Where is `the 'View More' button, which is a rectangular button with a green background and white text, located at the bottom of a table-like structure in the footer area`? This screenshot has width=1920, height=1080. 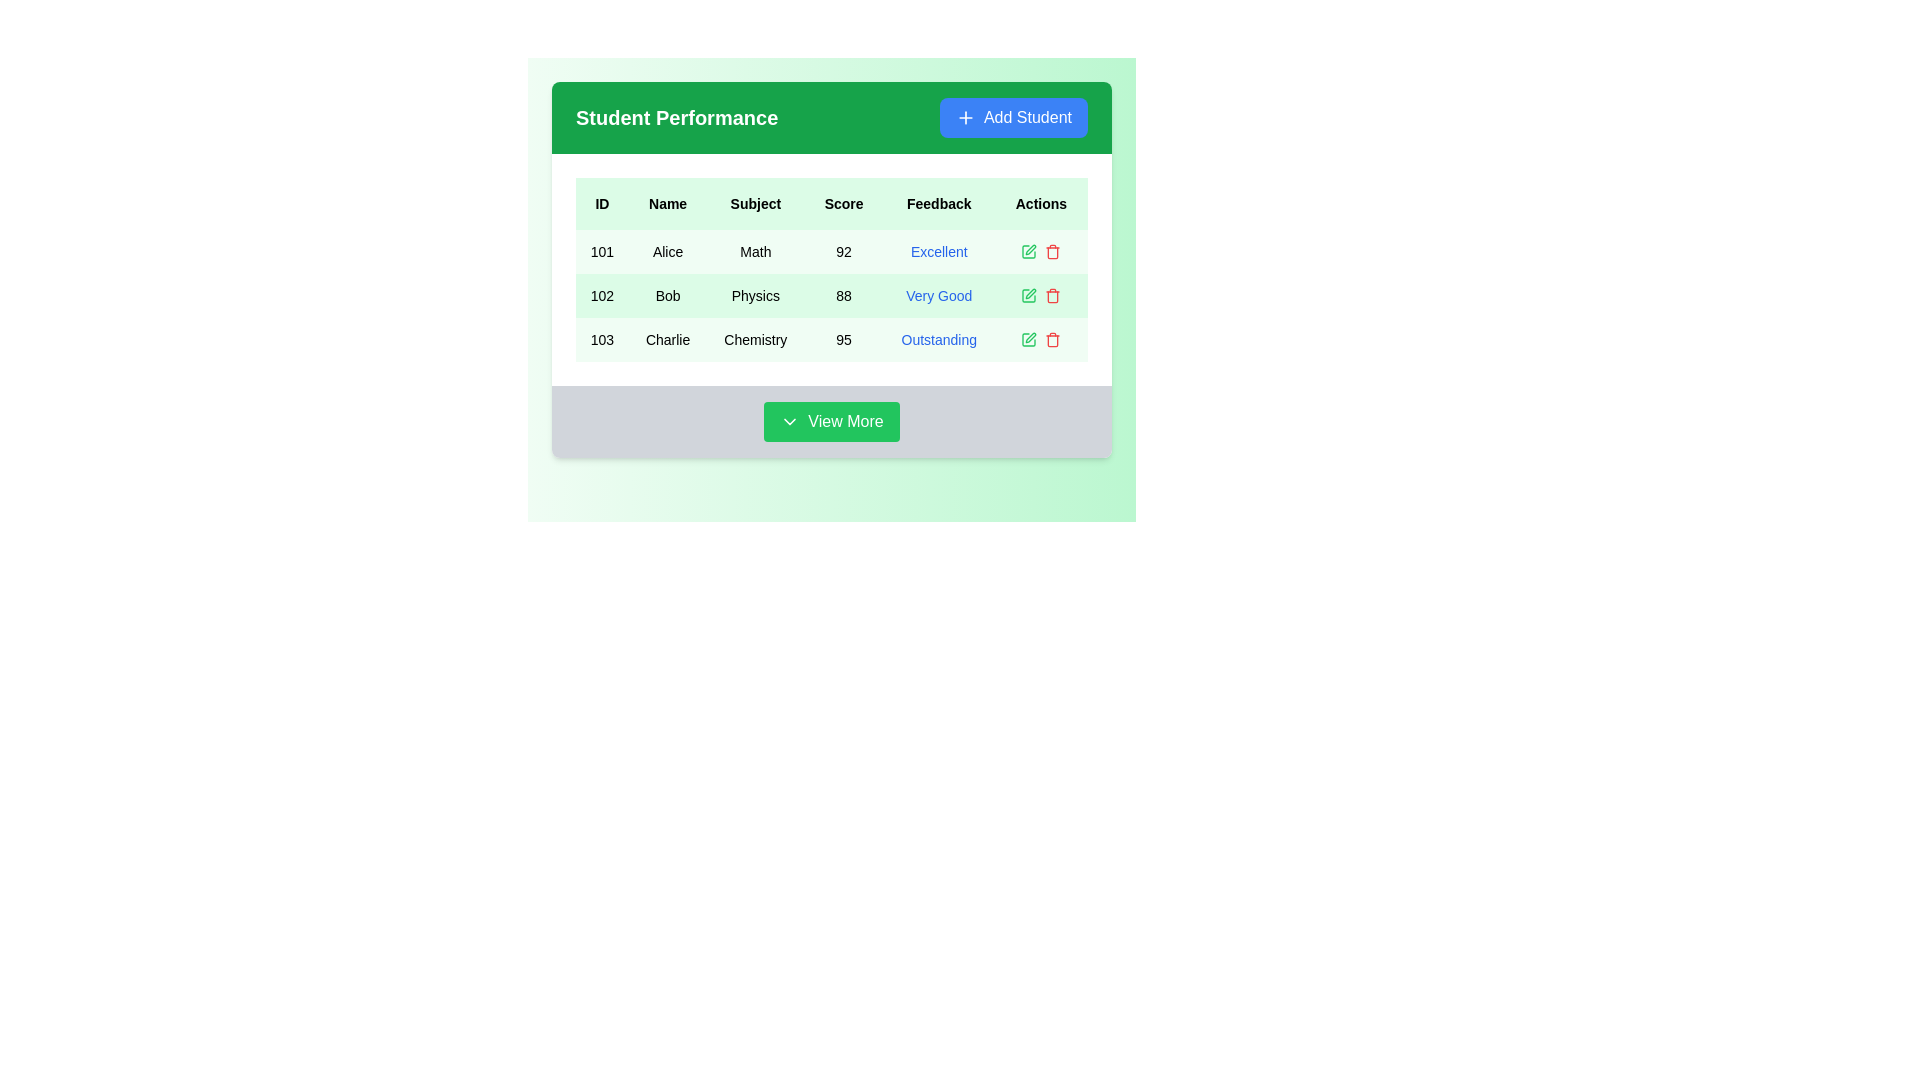
the 'View More' button, which is a rectangular button with a green background and white text, located at the bottom of a table-like structure in the footer area is located at coordinates (831, 420).